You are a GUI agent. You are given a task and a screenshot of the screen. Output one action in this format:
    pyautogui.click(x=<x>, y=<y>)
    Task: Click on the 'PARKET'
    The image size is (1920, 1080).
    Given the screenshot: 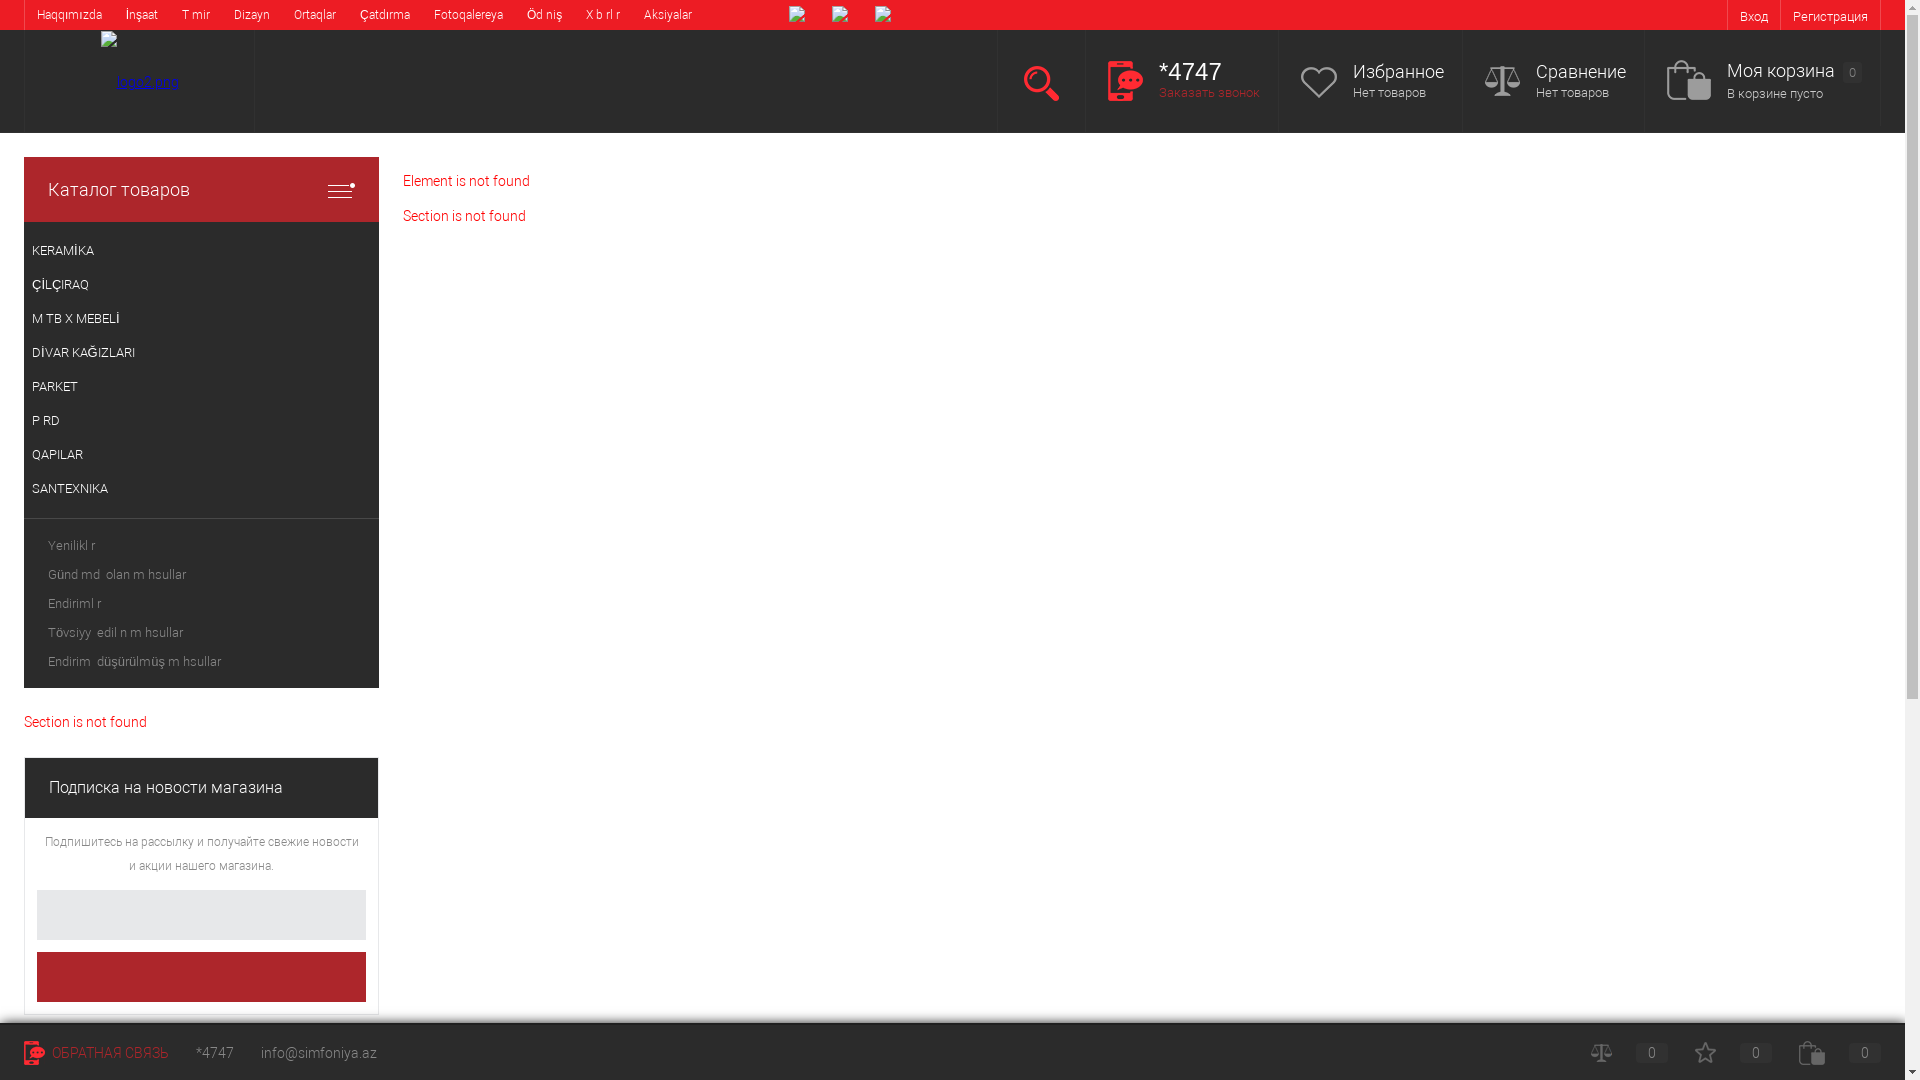 What is the action you would take?
    pyautogui.click(x=201, y=386)
    